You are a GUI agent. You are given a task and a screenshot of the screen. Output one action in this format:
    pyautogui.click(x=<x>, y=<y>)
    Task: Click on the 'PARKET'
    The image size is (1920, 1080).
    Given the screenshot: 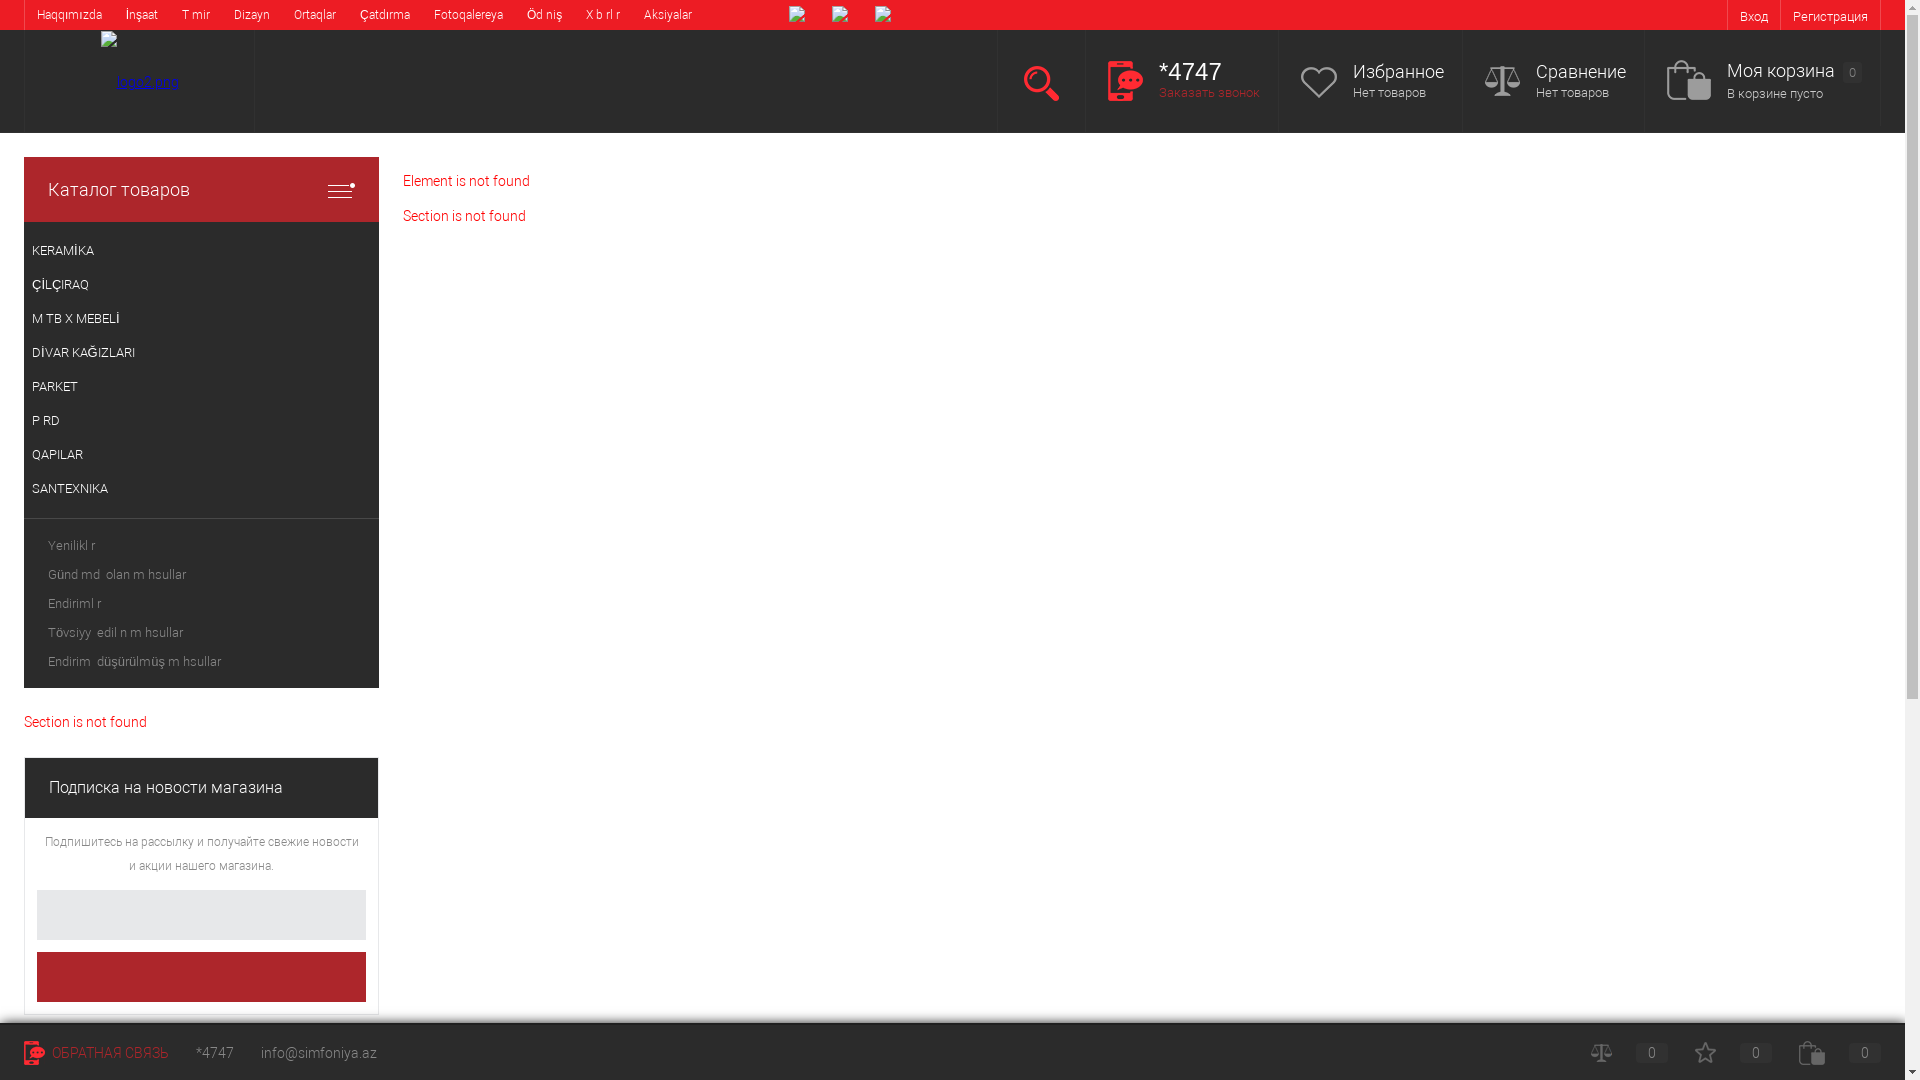 What is the action you would take?
    pyautogui.click(x=201, y=386)
    